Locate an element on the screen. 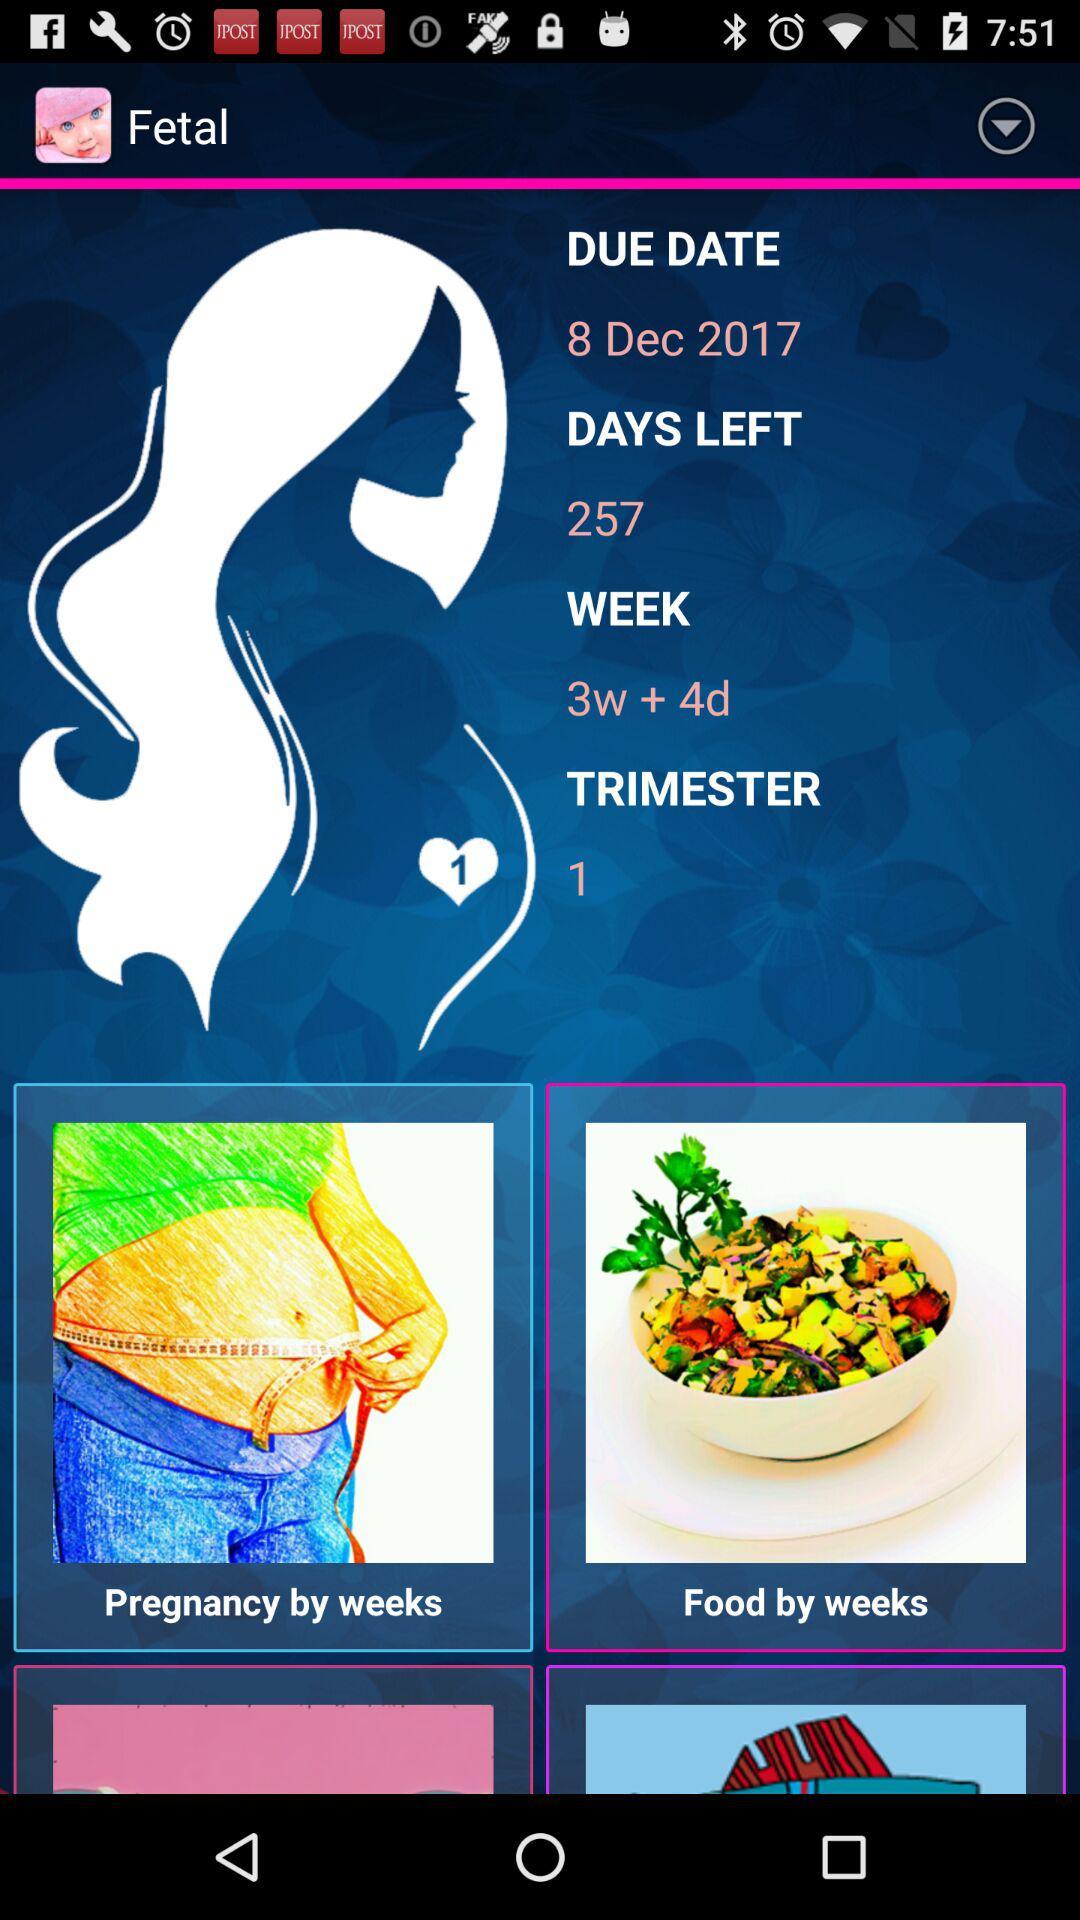 This screenshot has width=1080, height=1920. item above due date item is located at coordinates (1006, 124).